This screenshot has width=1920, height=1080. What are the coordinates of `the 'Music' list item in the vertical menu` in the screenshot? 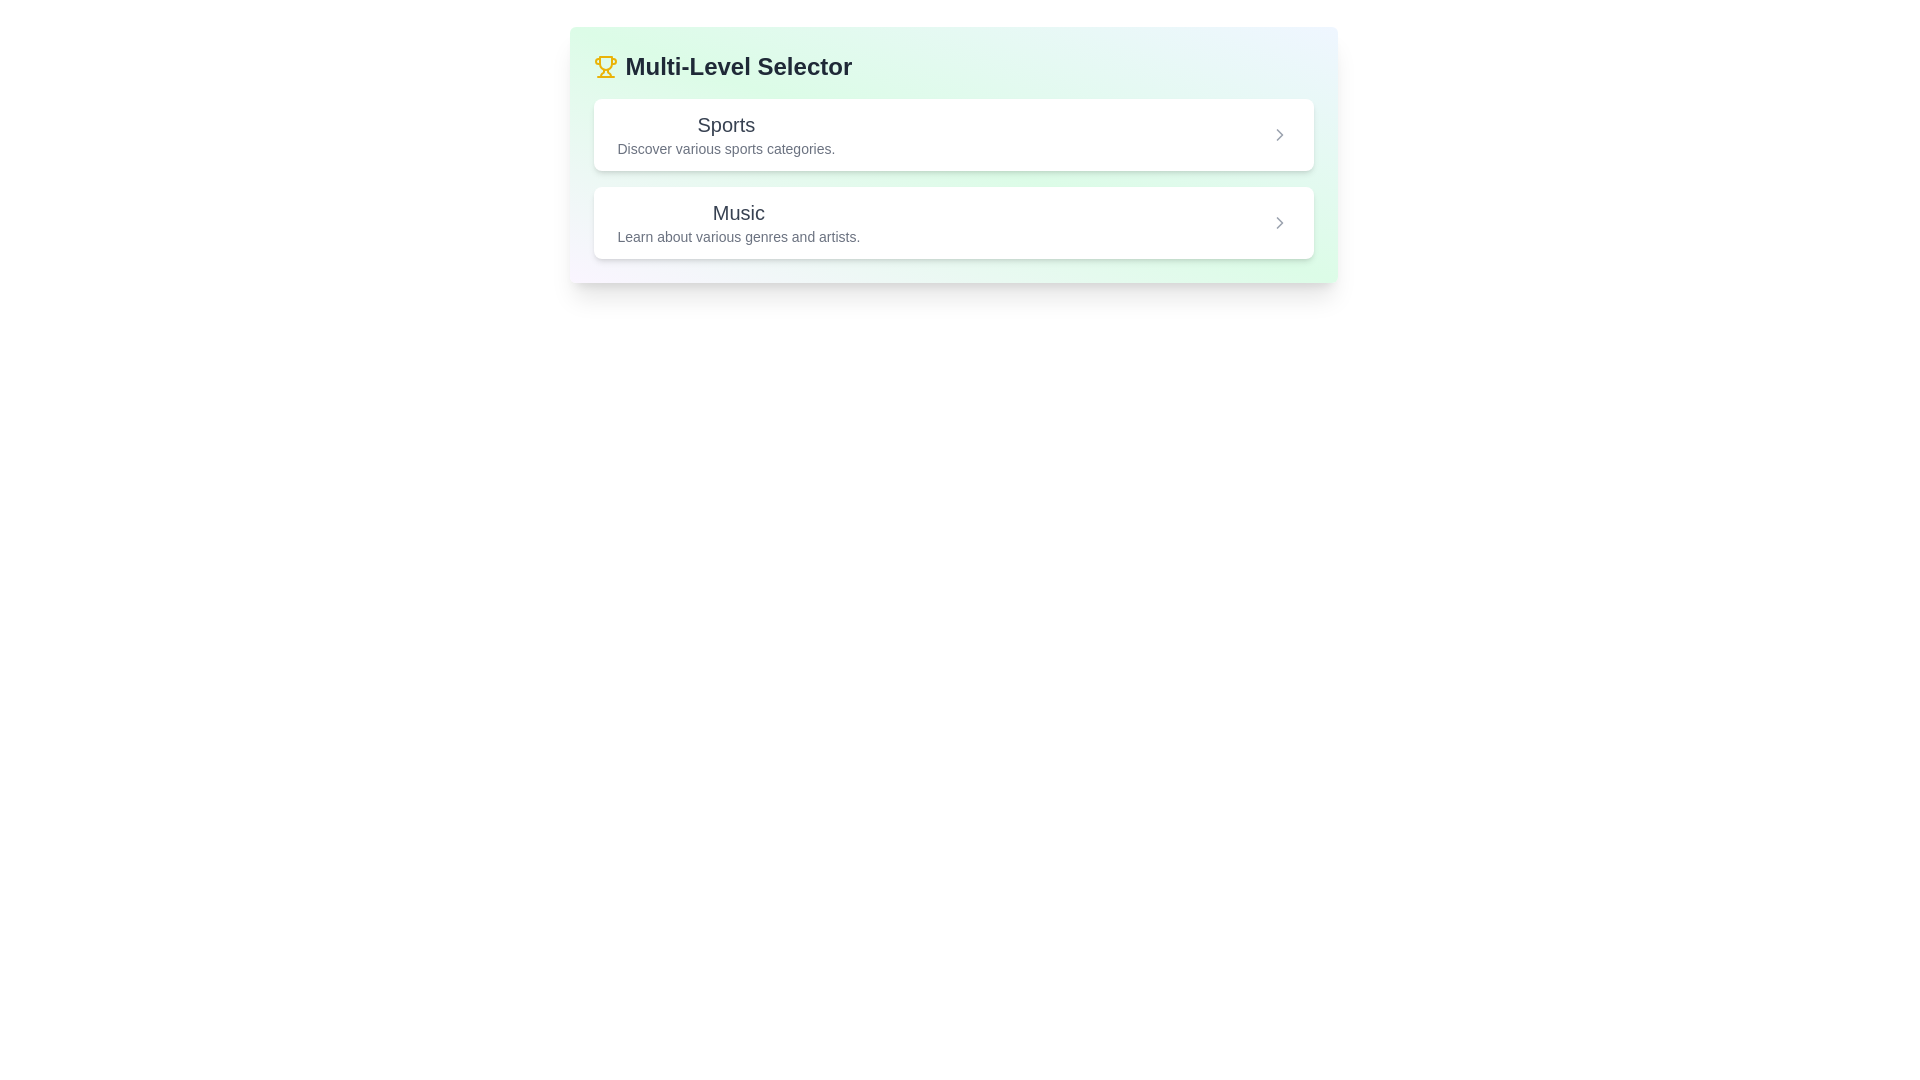 It's located at (952, 223).